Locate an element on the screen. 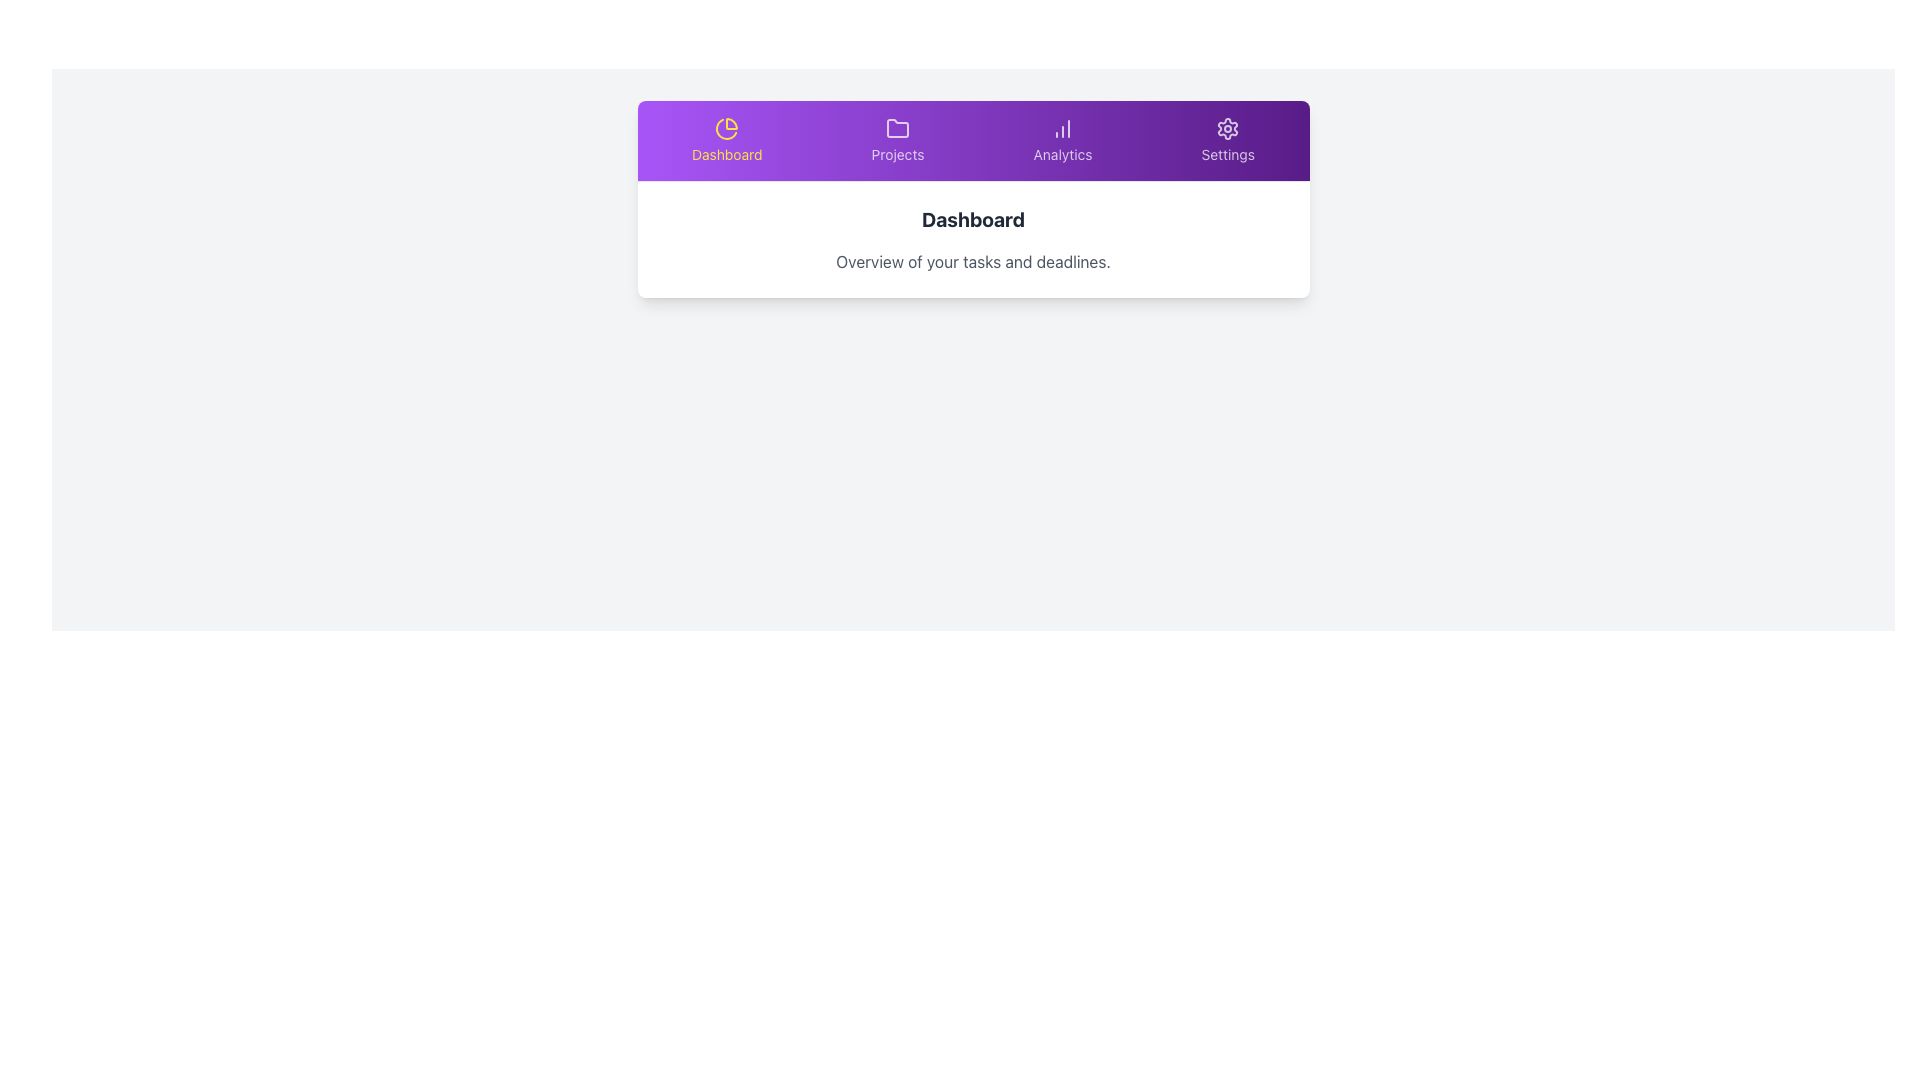 The image size is (1920, 1080). the purple folder icon in the header navigation bar is located at coordinates (896, 128).